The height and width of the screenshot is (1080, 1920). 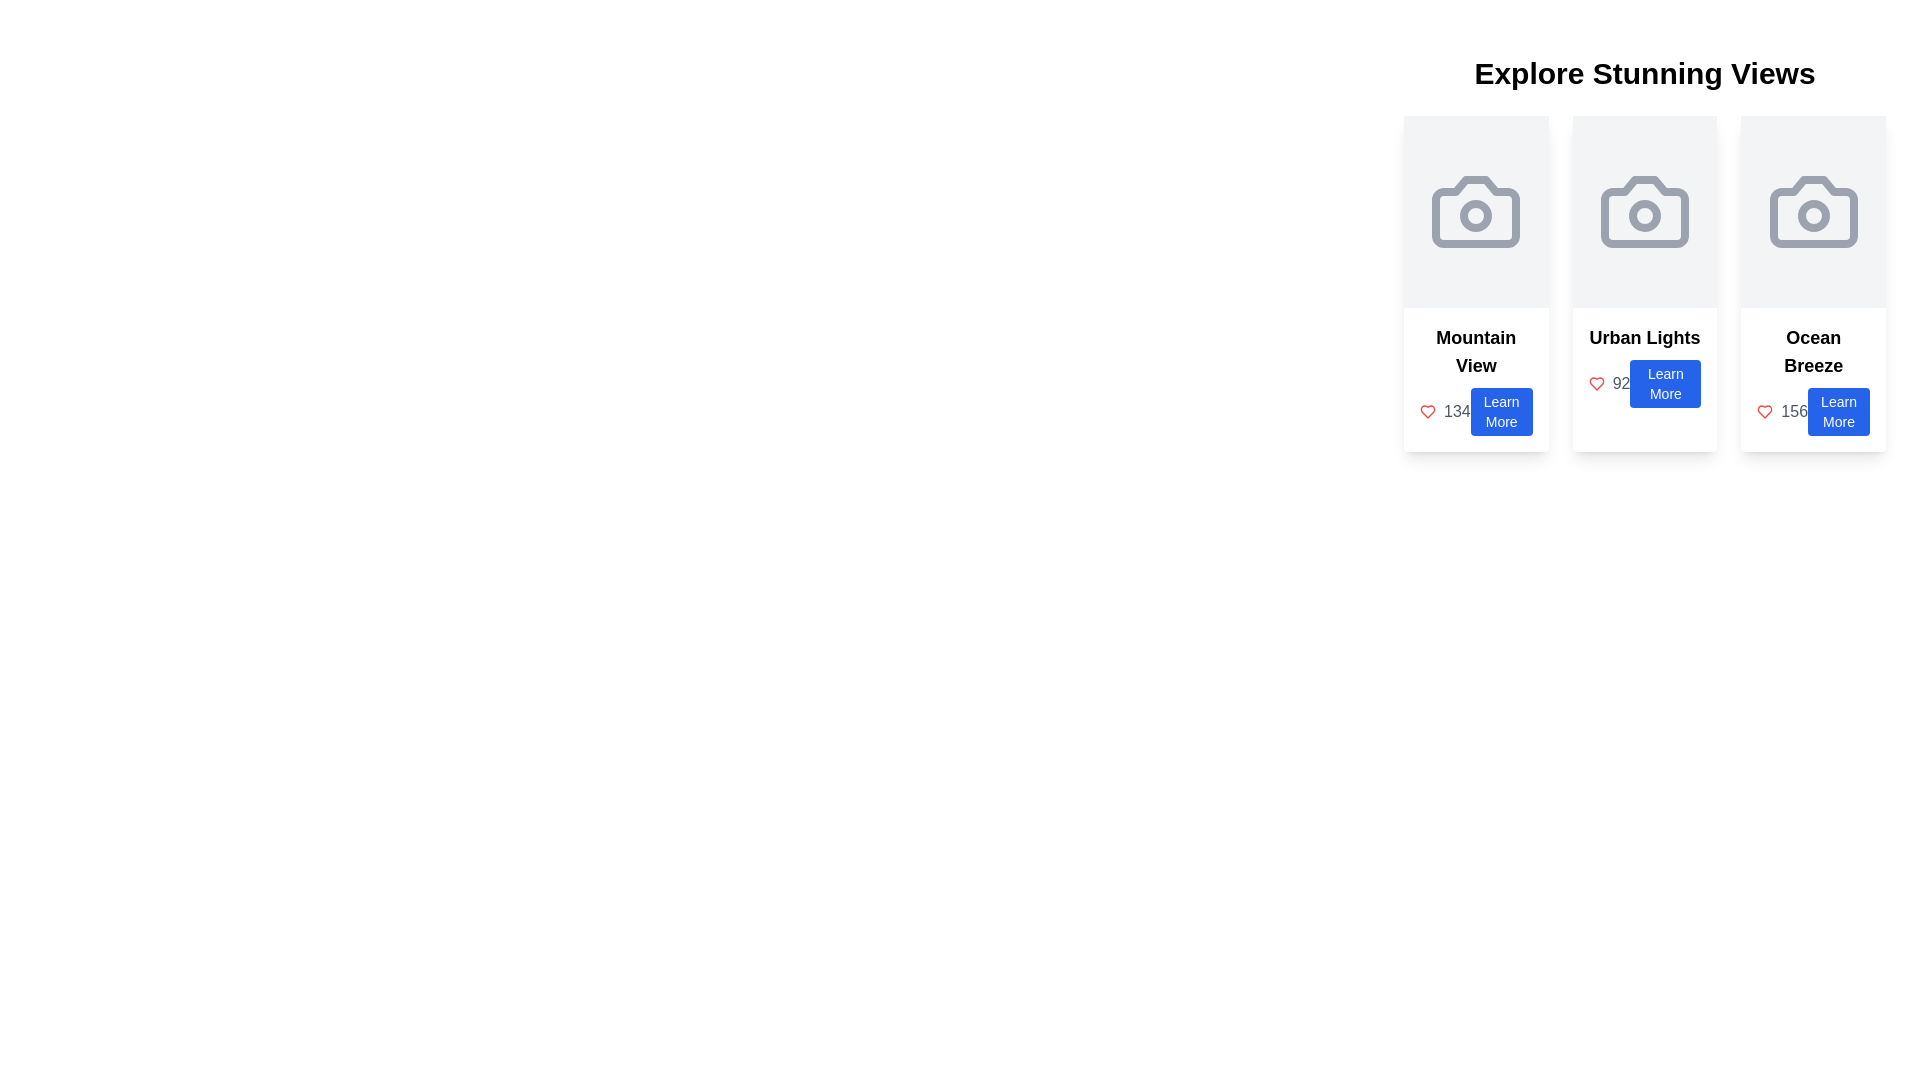 I want to click on the camera icon located on the rightmost card titled 'Ocean Breeze', positioned in the top center of the card, indicating functionality related to photography, so click(x=1813, y=212).